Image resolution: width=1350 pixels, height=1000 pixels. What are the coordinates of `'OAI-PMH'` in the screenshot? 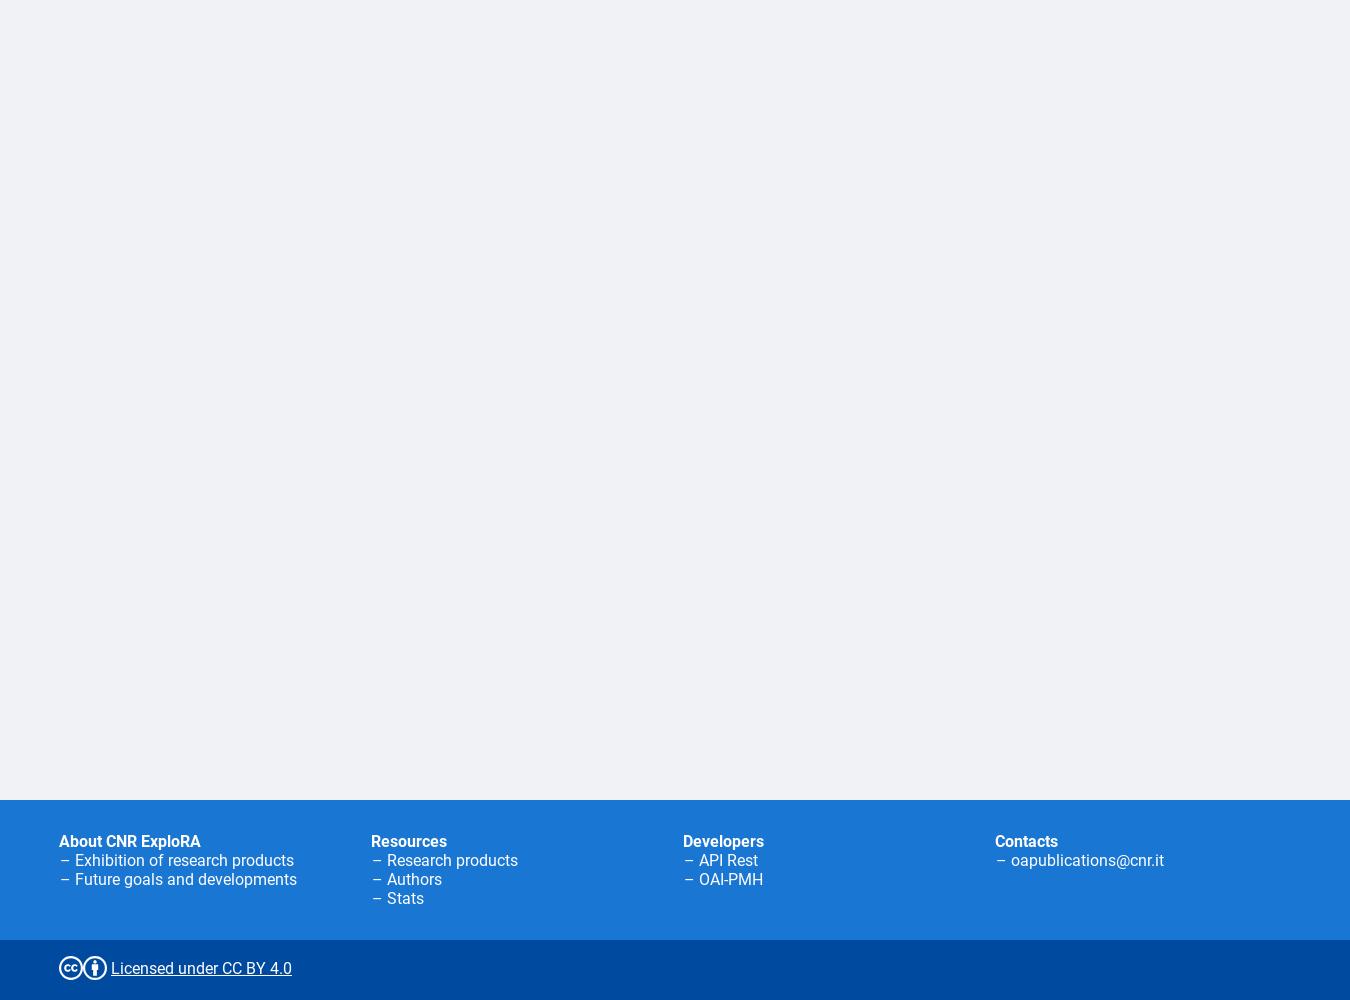 It's located at (730, 879).